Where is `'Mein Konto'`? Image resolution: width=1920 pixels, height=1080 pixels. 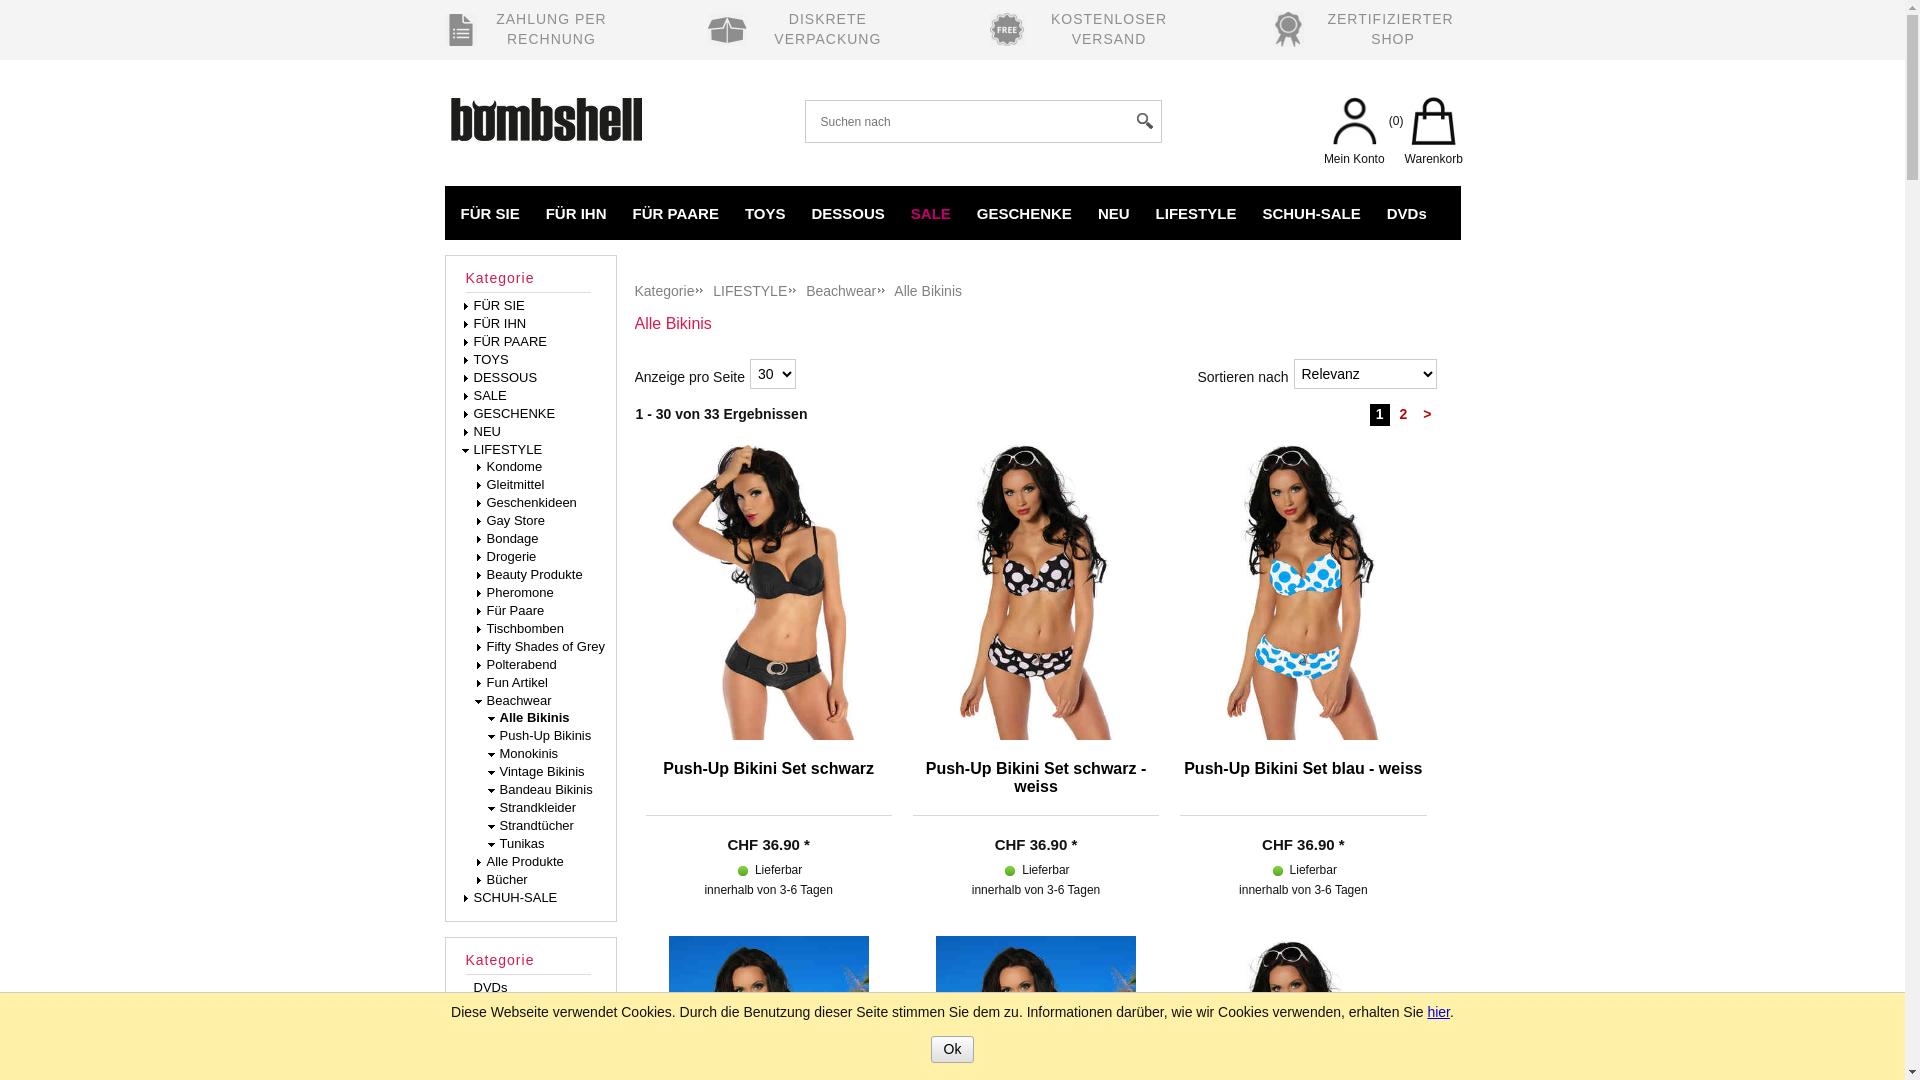 'Mein Konto' is located at coordinates (1324, 140).